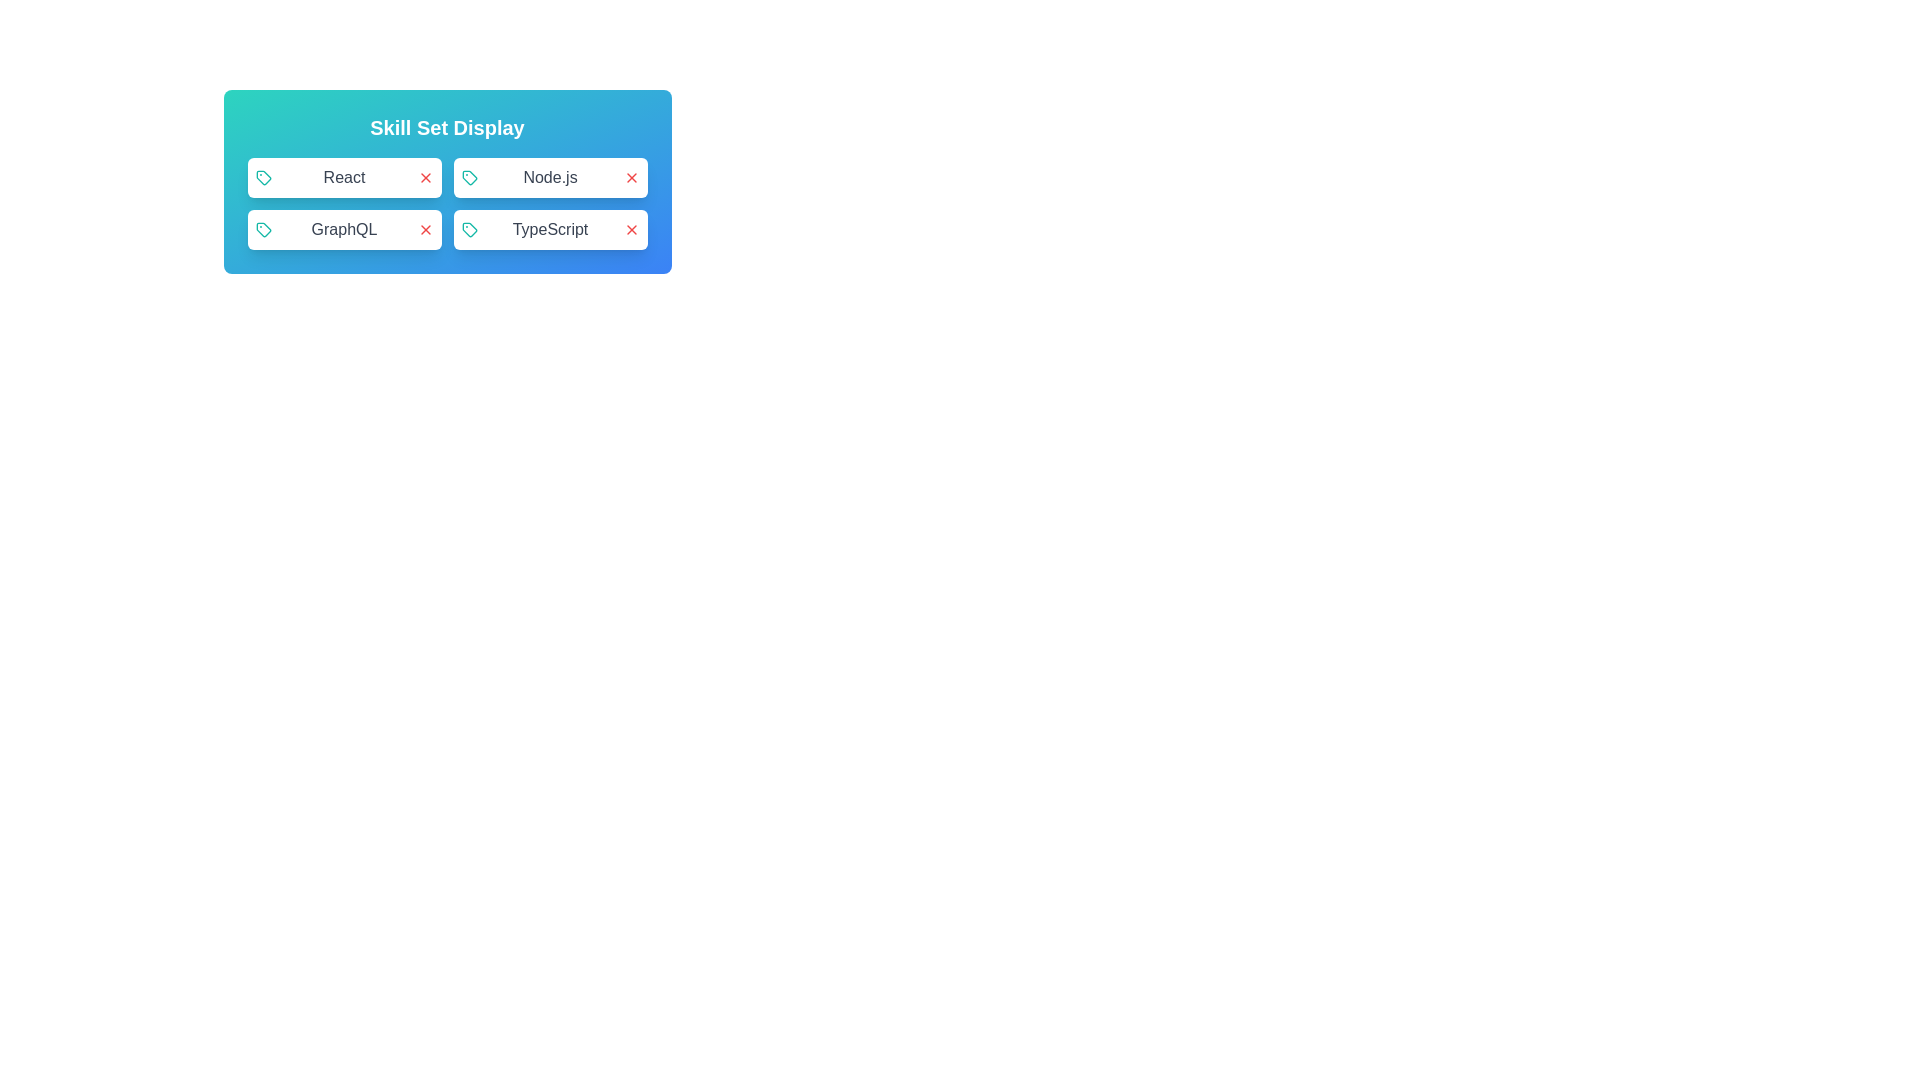 The width and height of the screenshot is (1920, 1080). Describe the element at coordinates (424, 176) in the screenshot. I see `close button next to the skill React to remove it` at that location.